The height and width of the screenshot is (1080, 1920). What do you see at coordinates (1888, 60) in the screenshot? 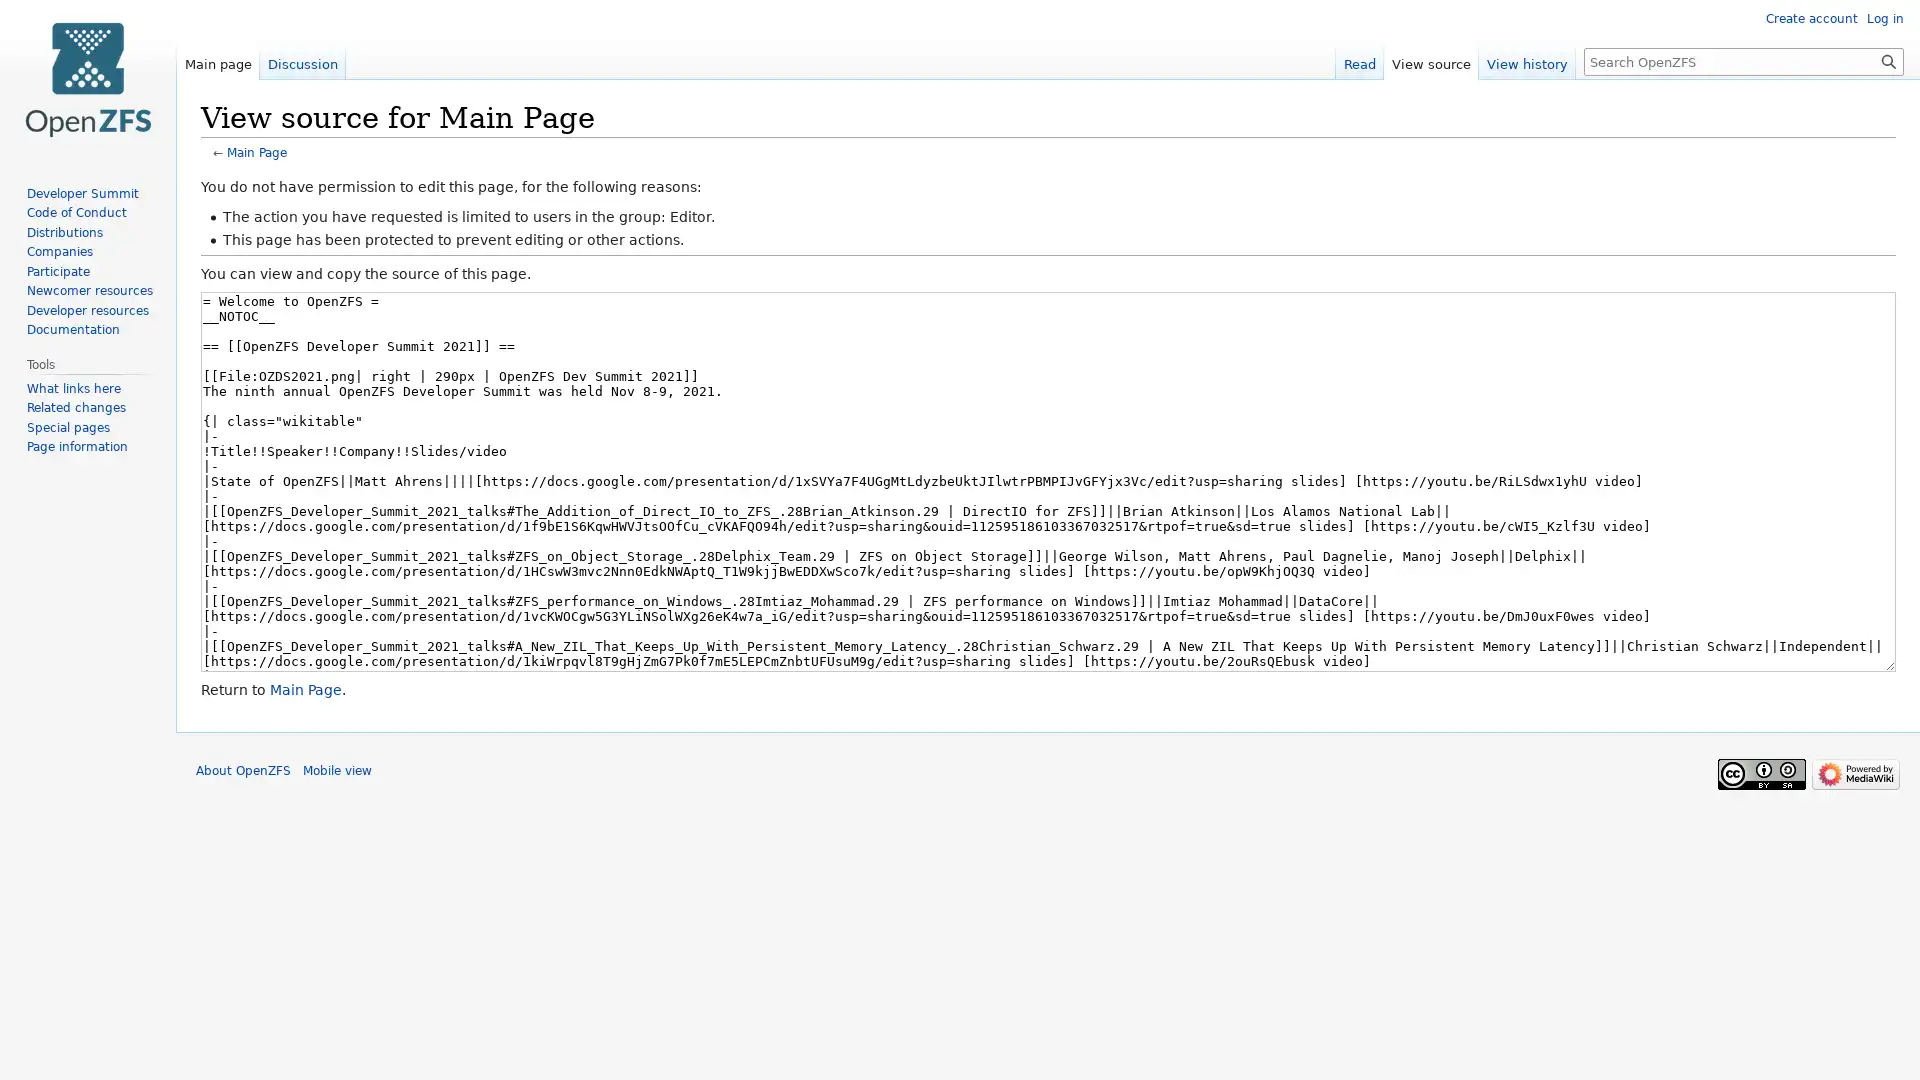
I see `Go` at bounding box center [1888, 60].